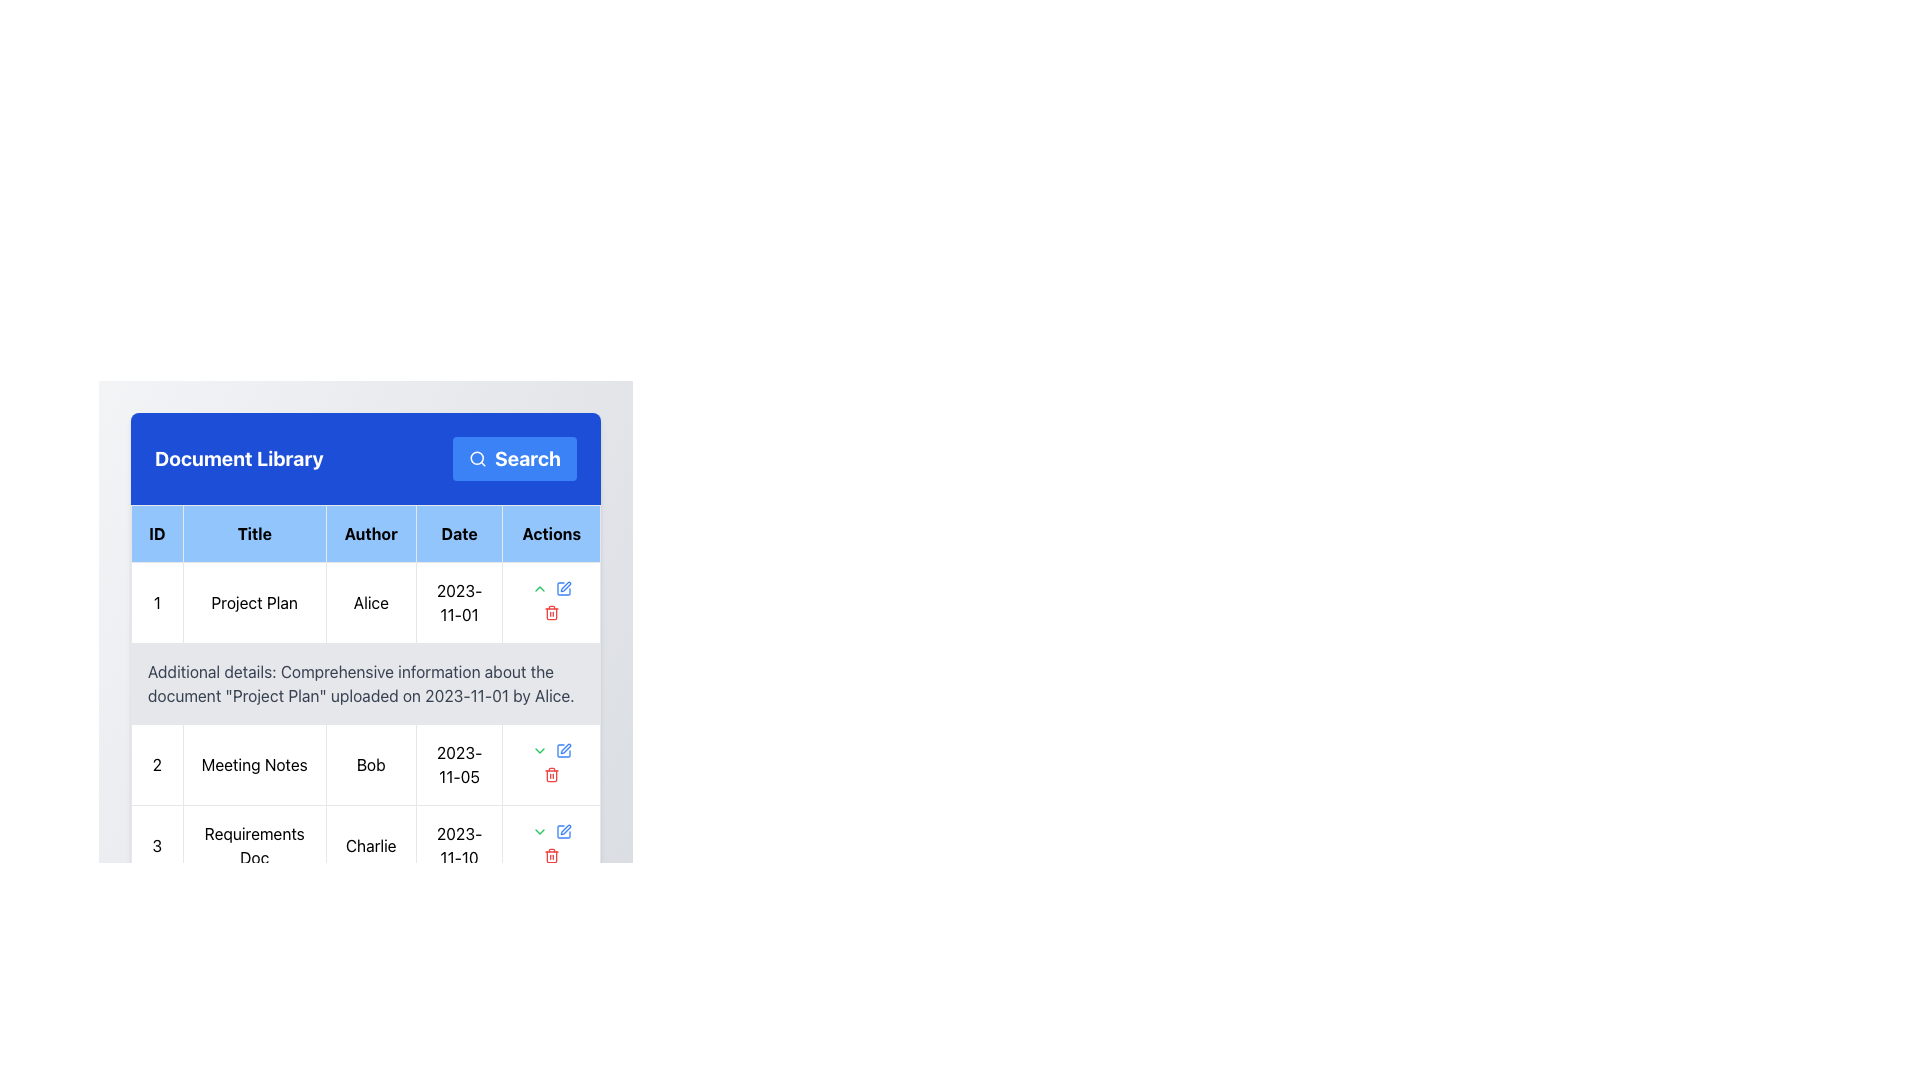 Image resolution: width=1920 pixels, height=1080 pixels. I want to click on the 'Edit' icon button located in the 'Actions' column of the second row for the 'Meeting Notes' document to initiate editing, so click(562, 751).